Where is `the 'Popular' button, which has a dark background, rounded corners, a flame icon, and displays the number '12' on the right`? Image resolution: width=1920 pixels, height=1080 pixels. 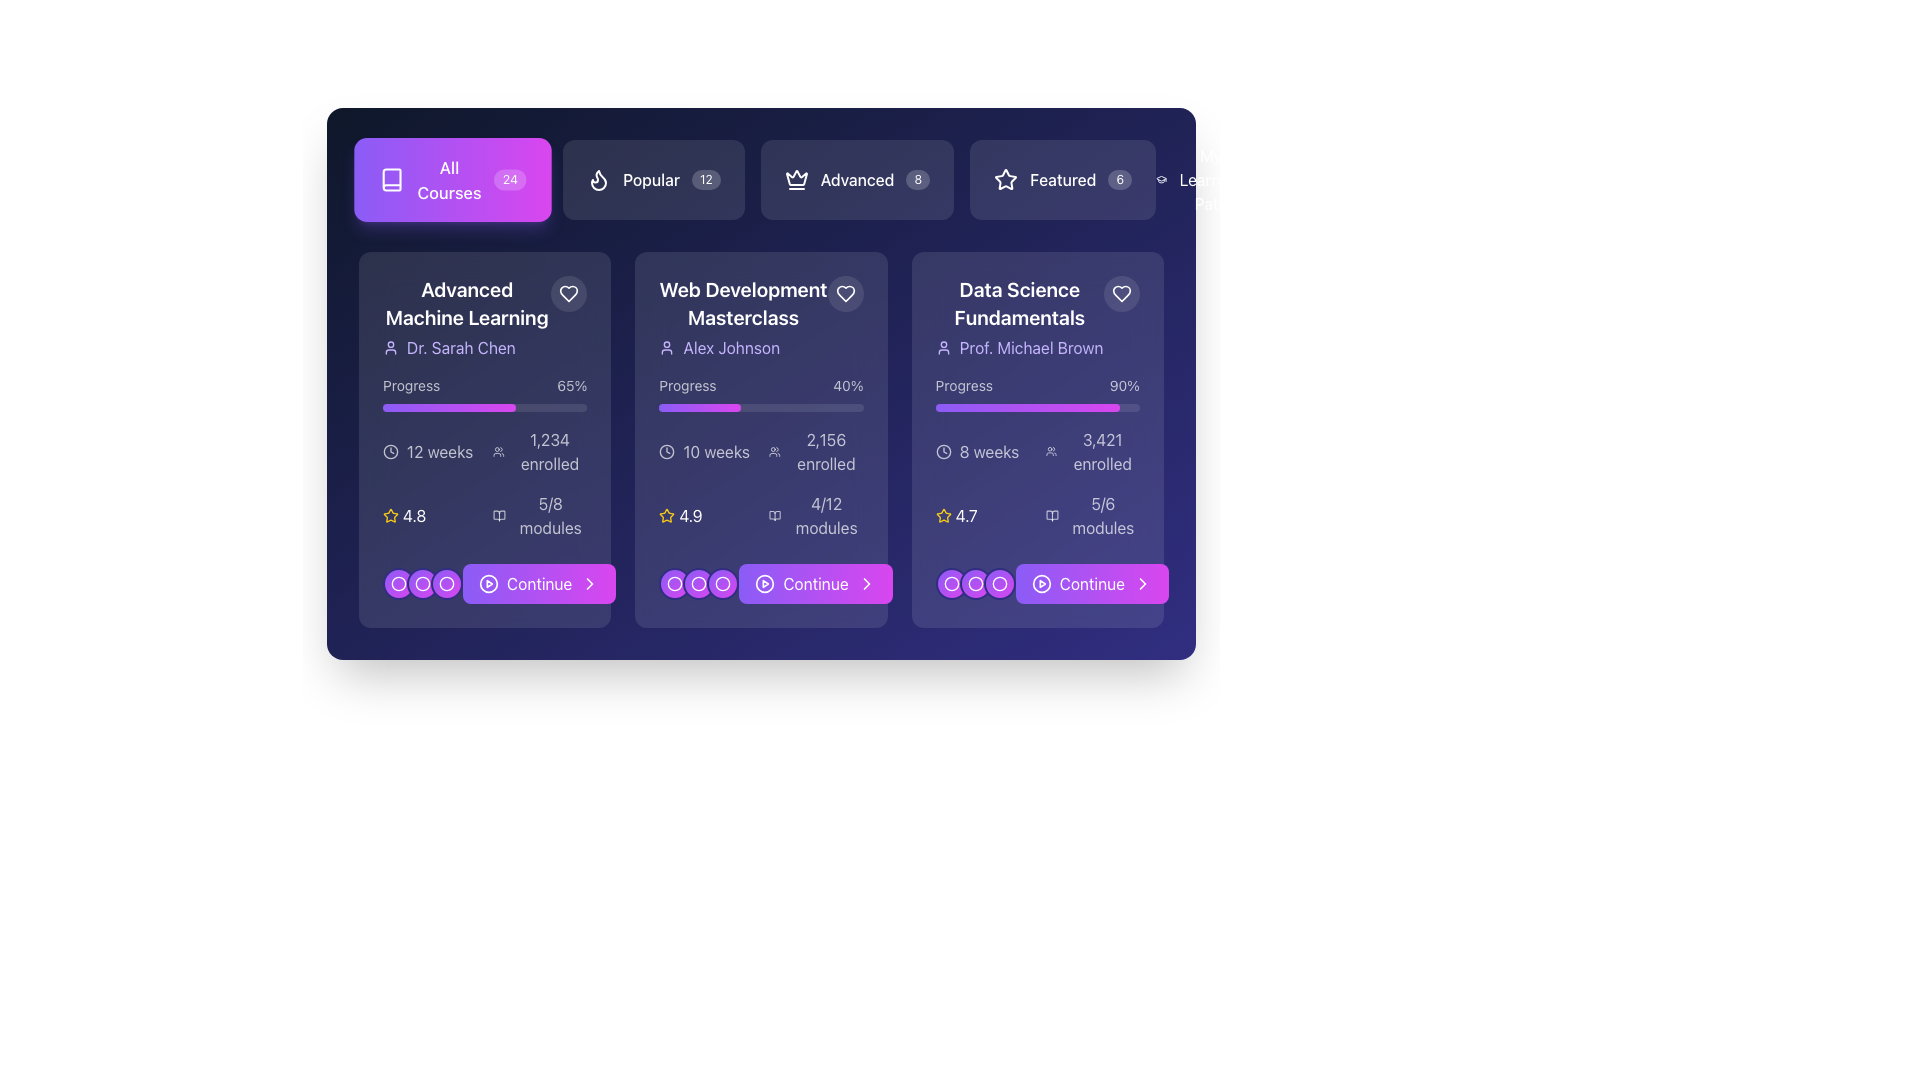
the 'Popular' button, which has a dark background, rounded corners, a flame icon, and displays the number '12' on the right is located at coordinates (653, 180).